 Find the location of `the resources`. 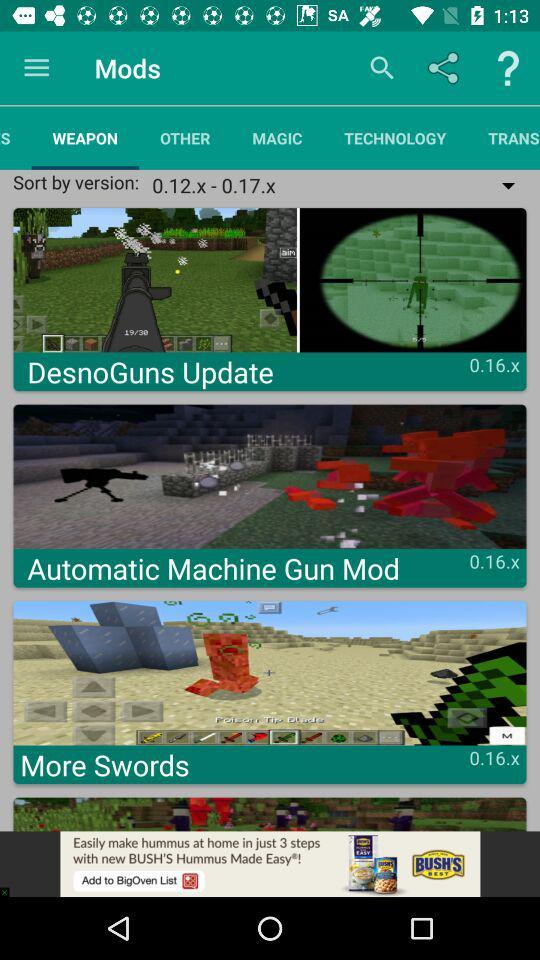

the resources is located at coordinates (14, 137).